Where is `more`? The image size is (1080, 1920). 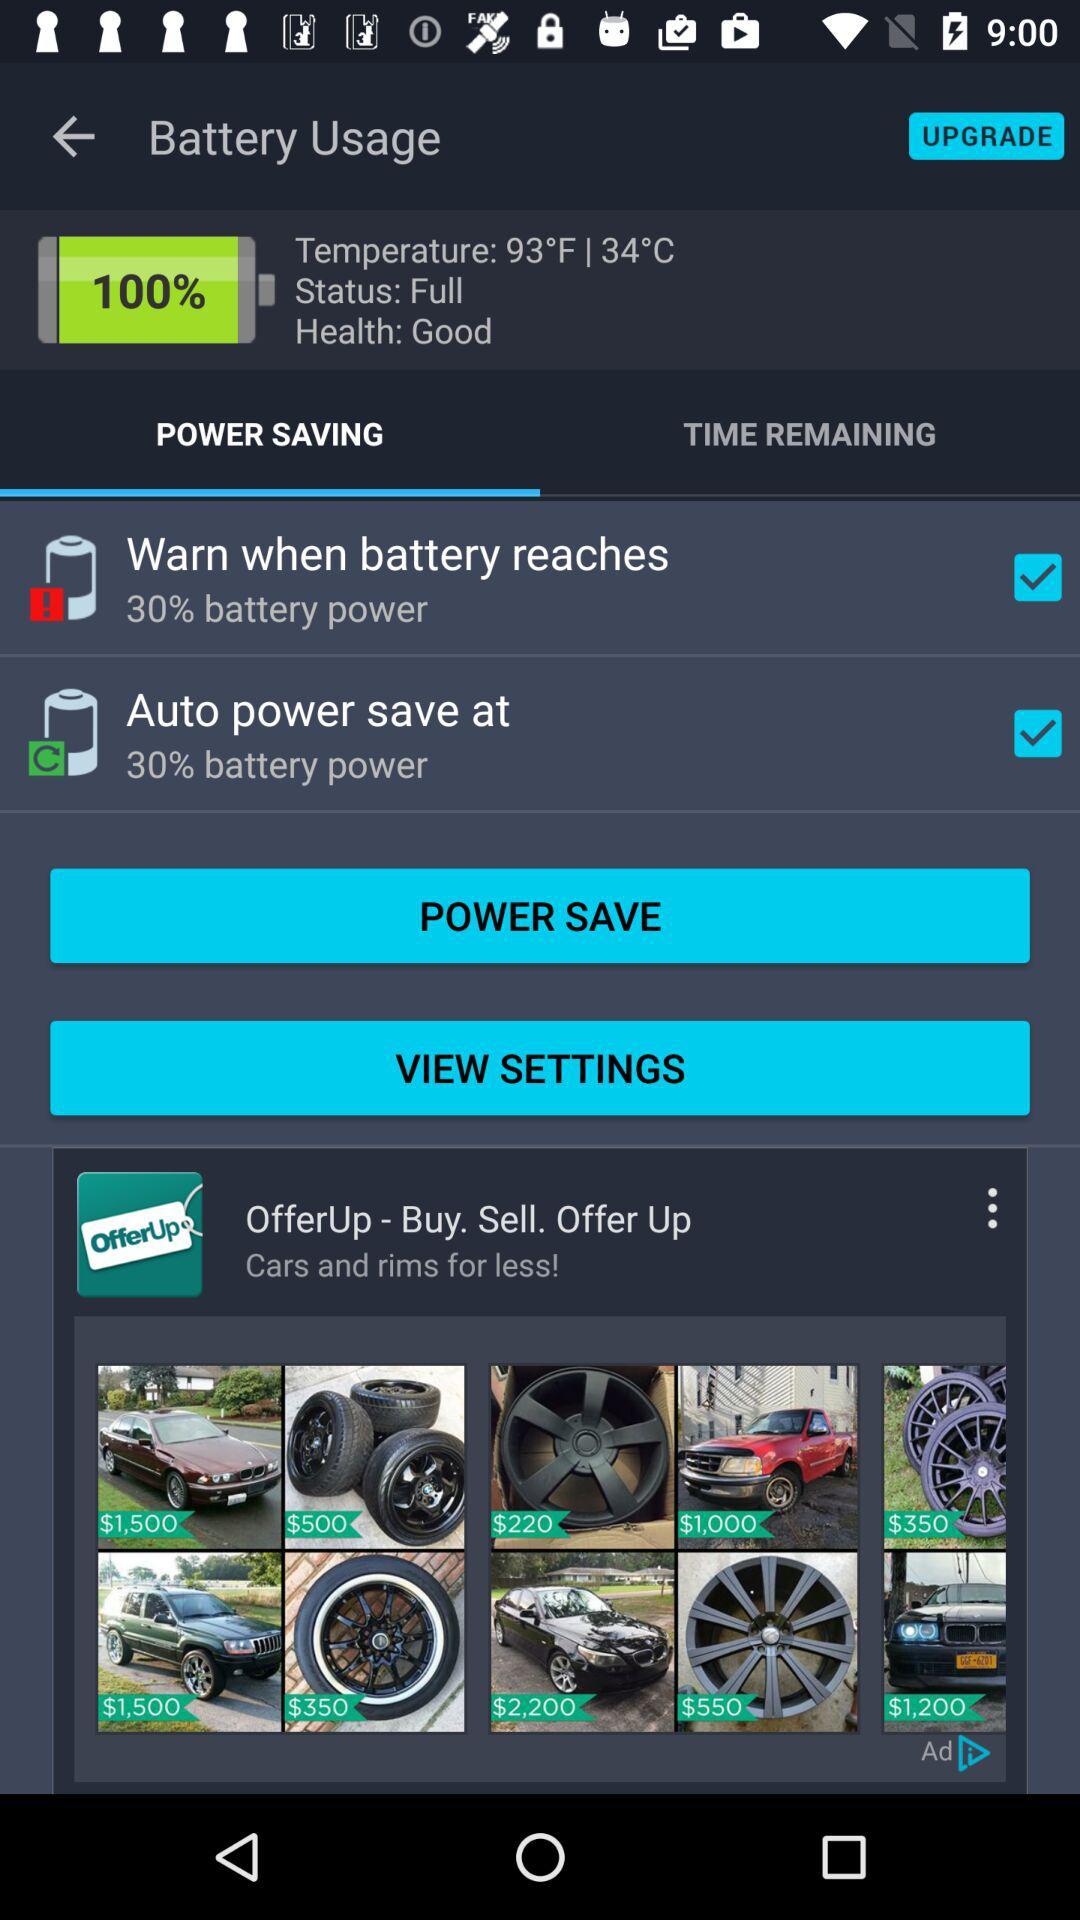
more is located at coordinates (962, 1223).